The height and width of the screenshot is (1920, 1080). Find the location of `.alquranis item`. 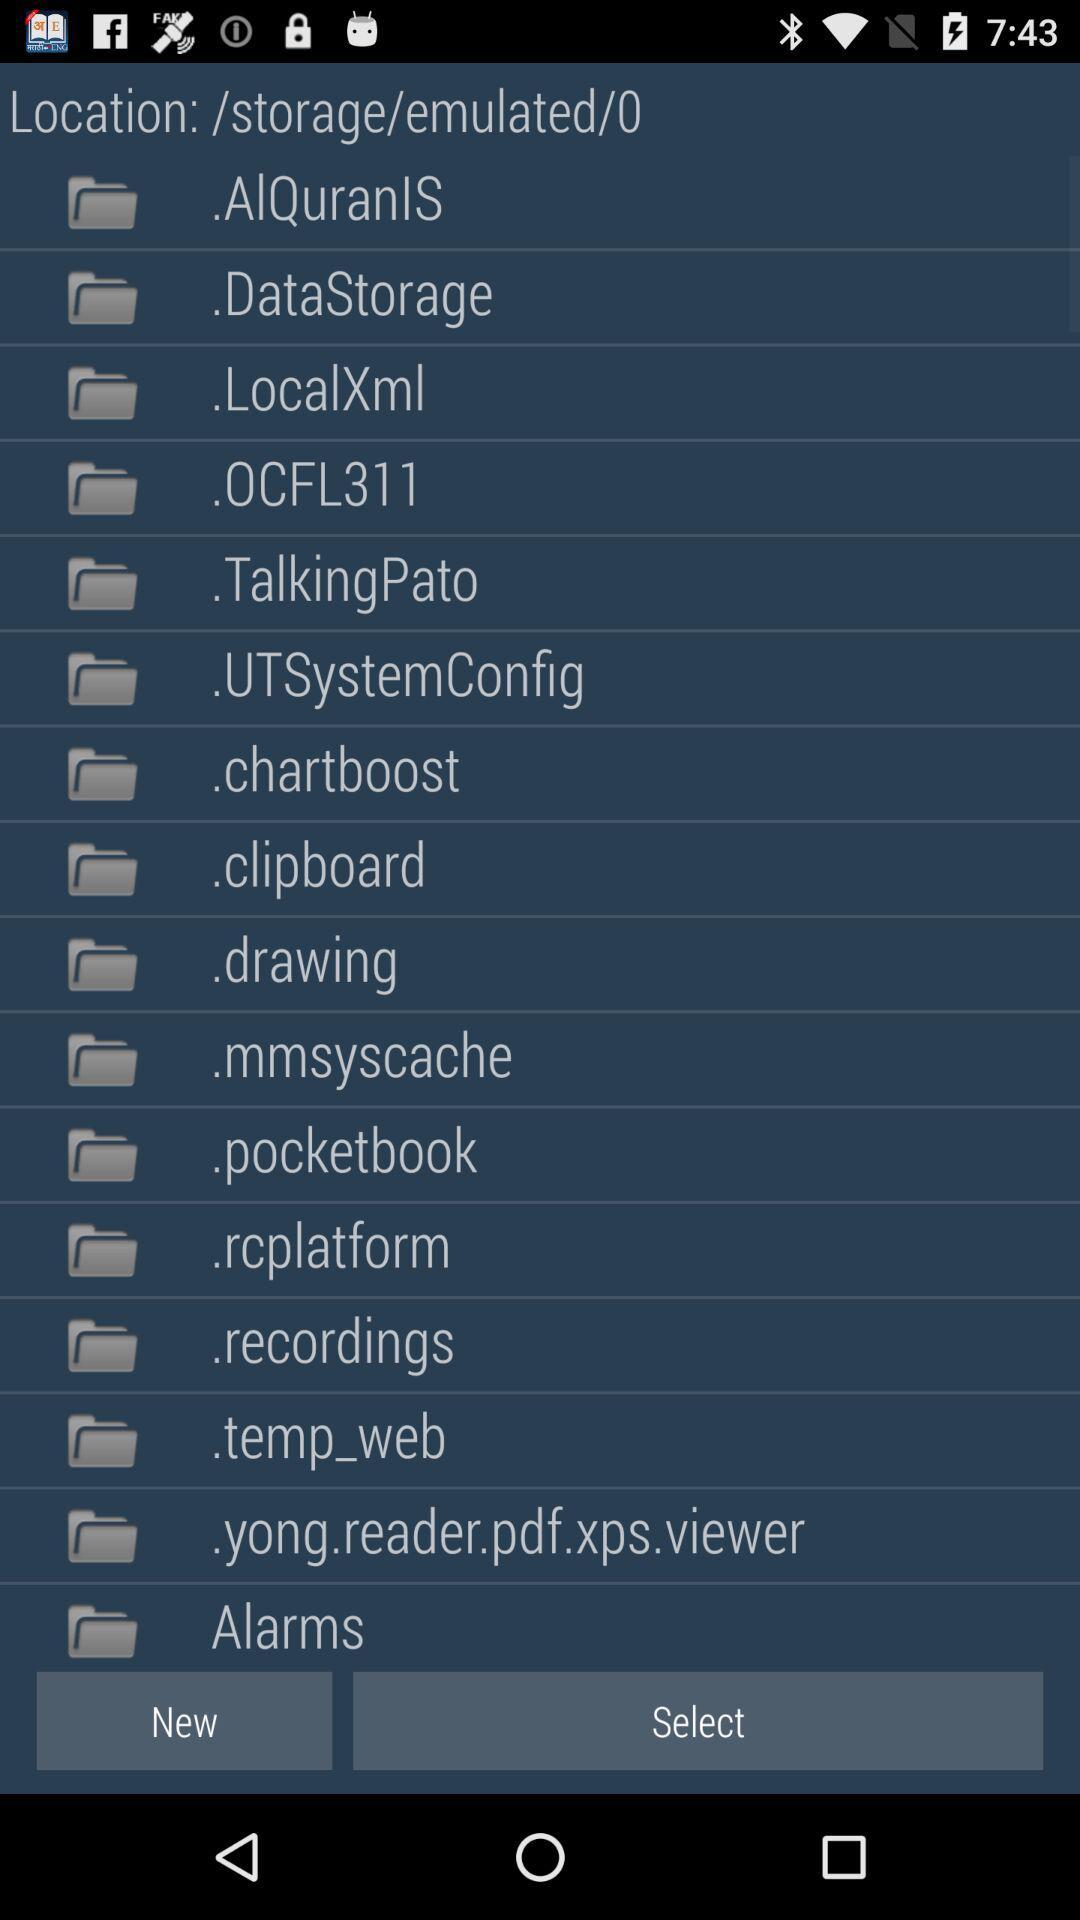

.alquranis item is located at coordinates (326, 202).